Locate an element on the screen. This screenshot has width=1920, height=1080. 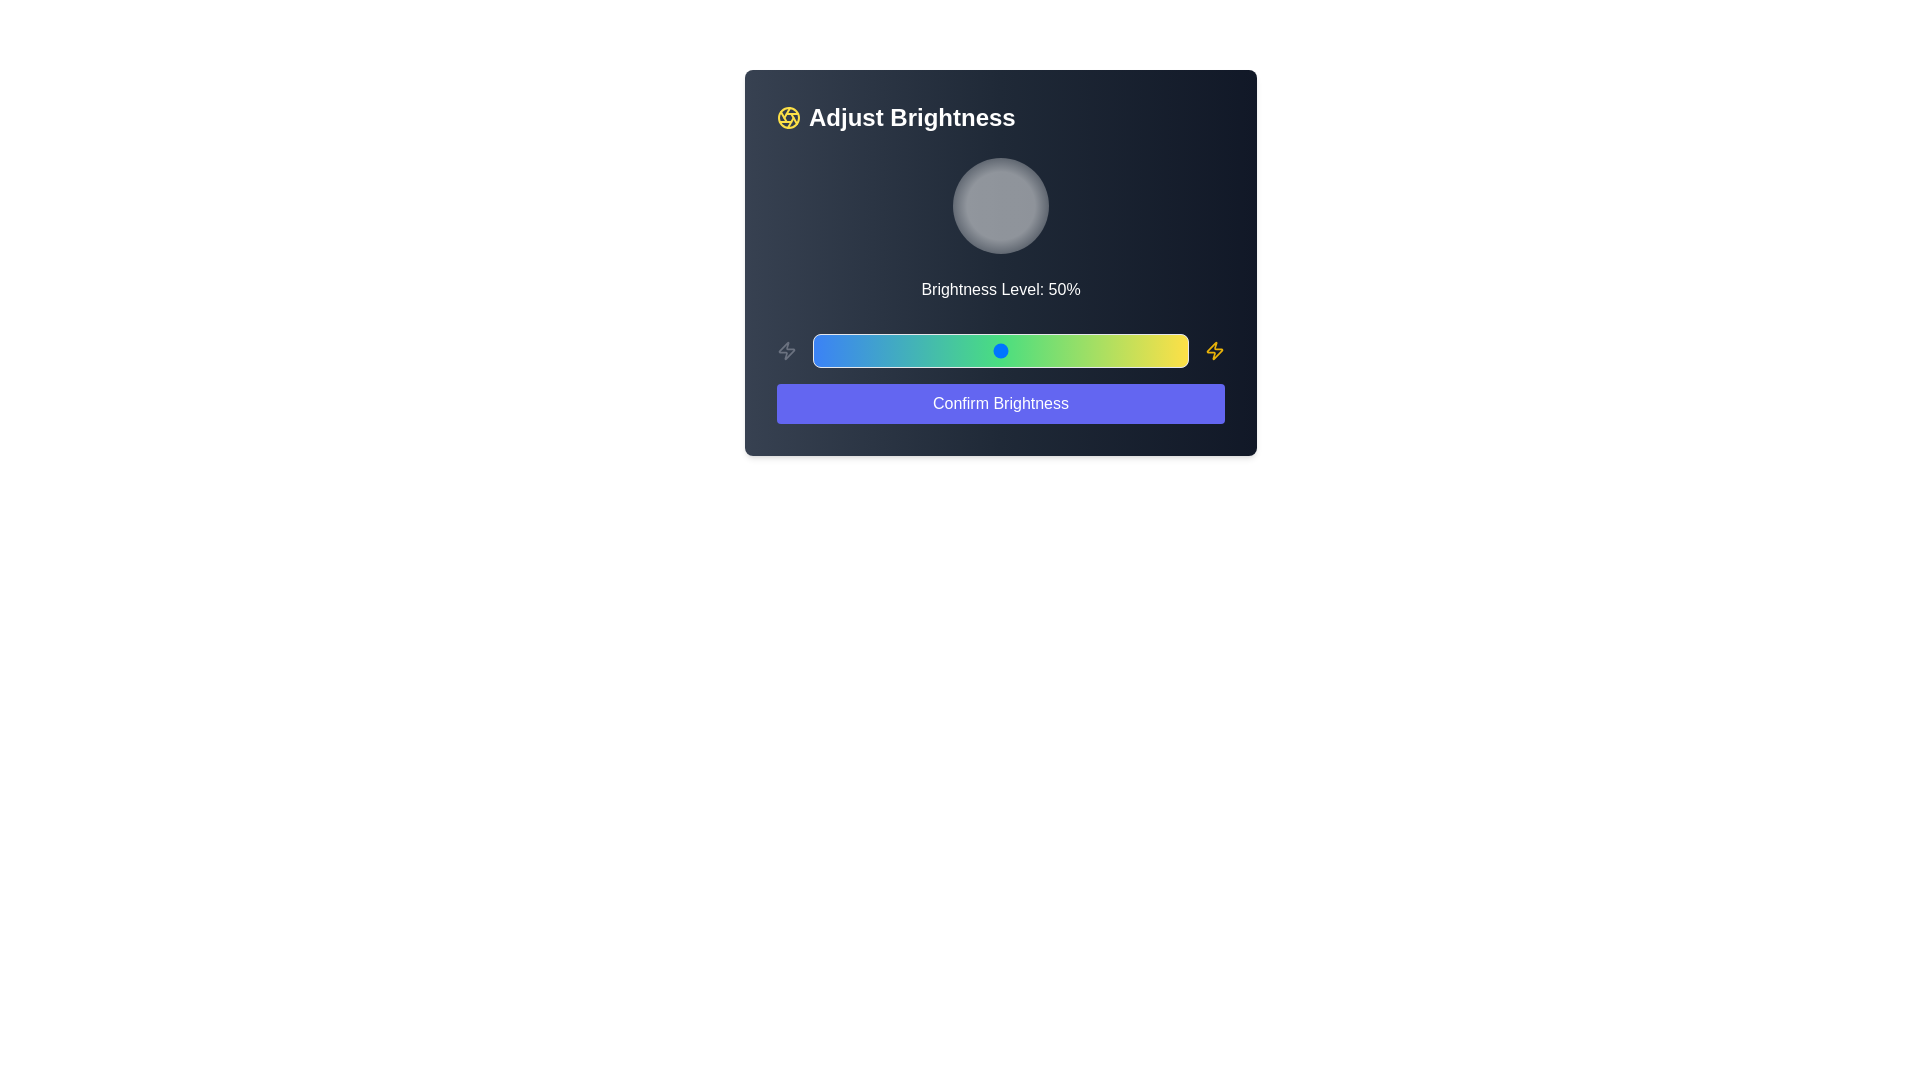
the brightness slider to 13% is located at coordinates (861, 350).